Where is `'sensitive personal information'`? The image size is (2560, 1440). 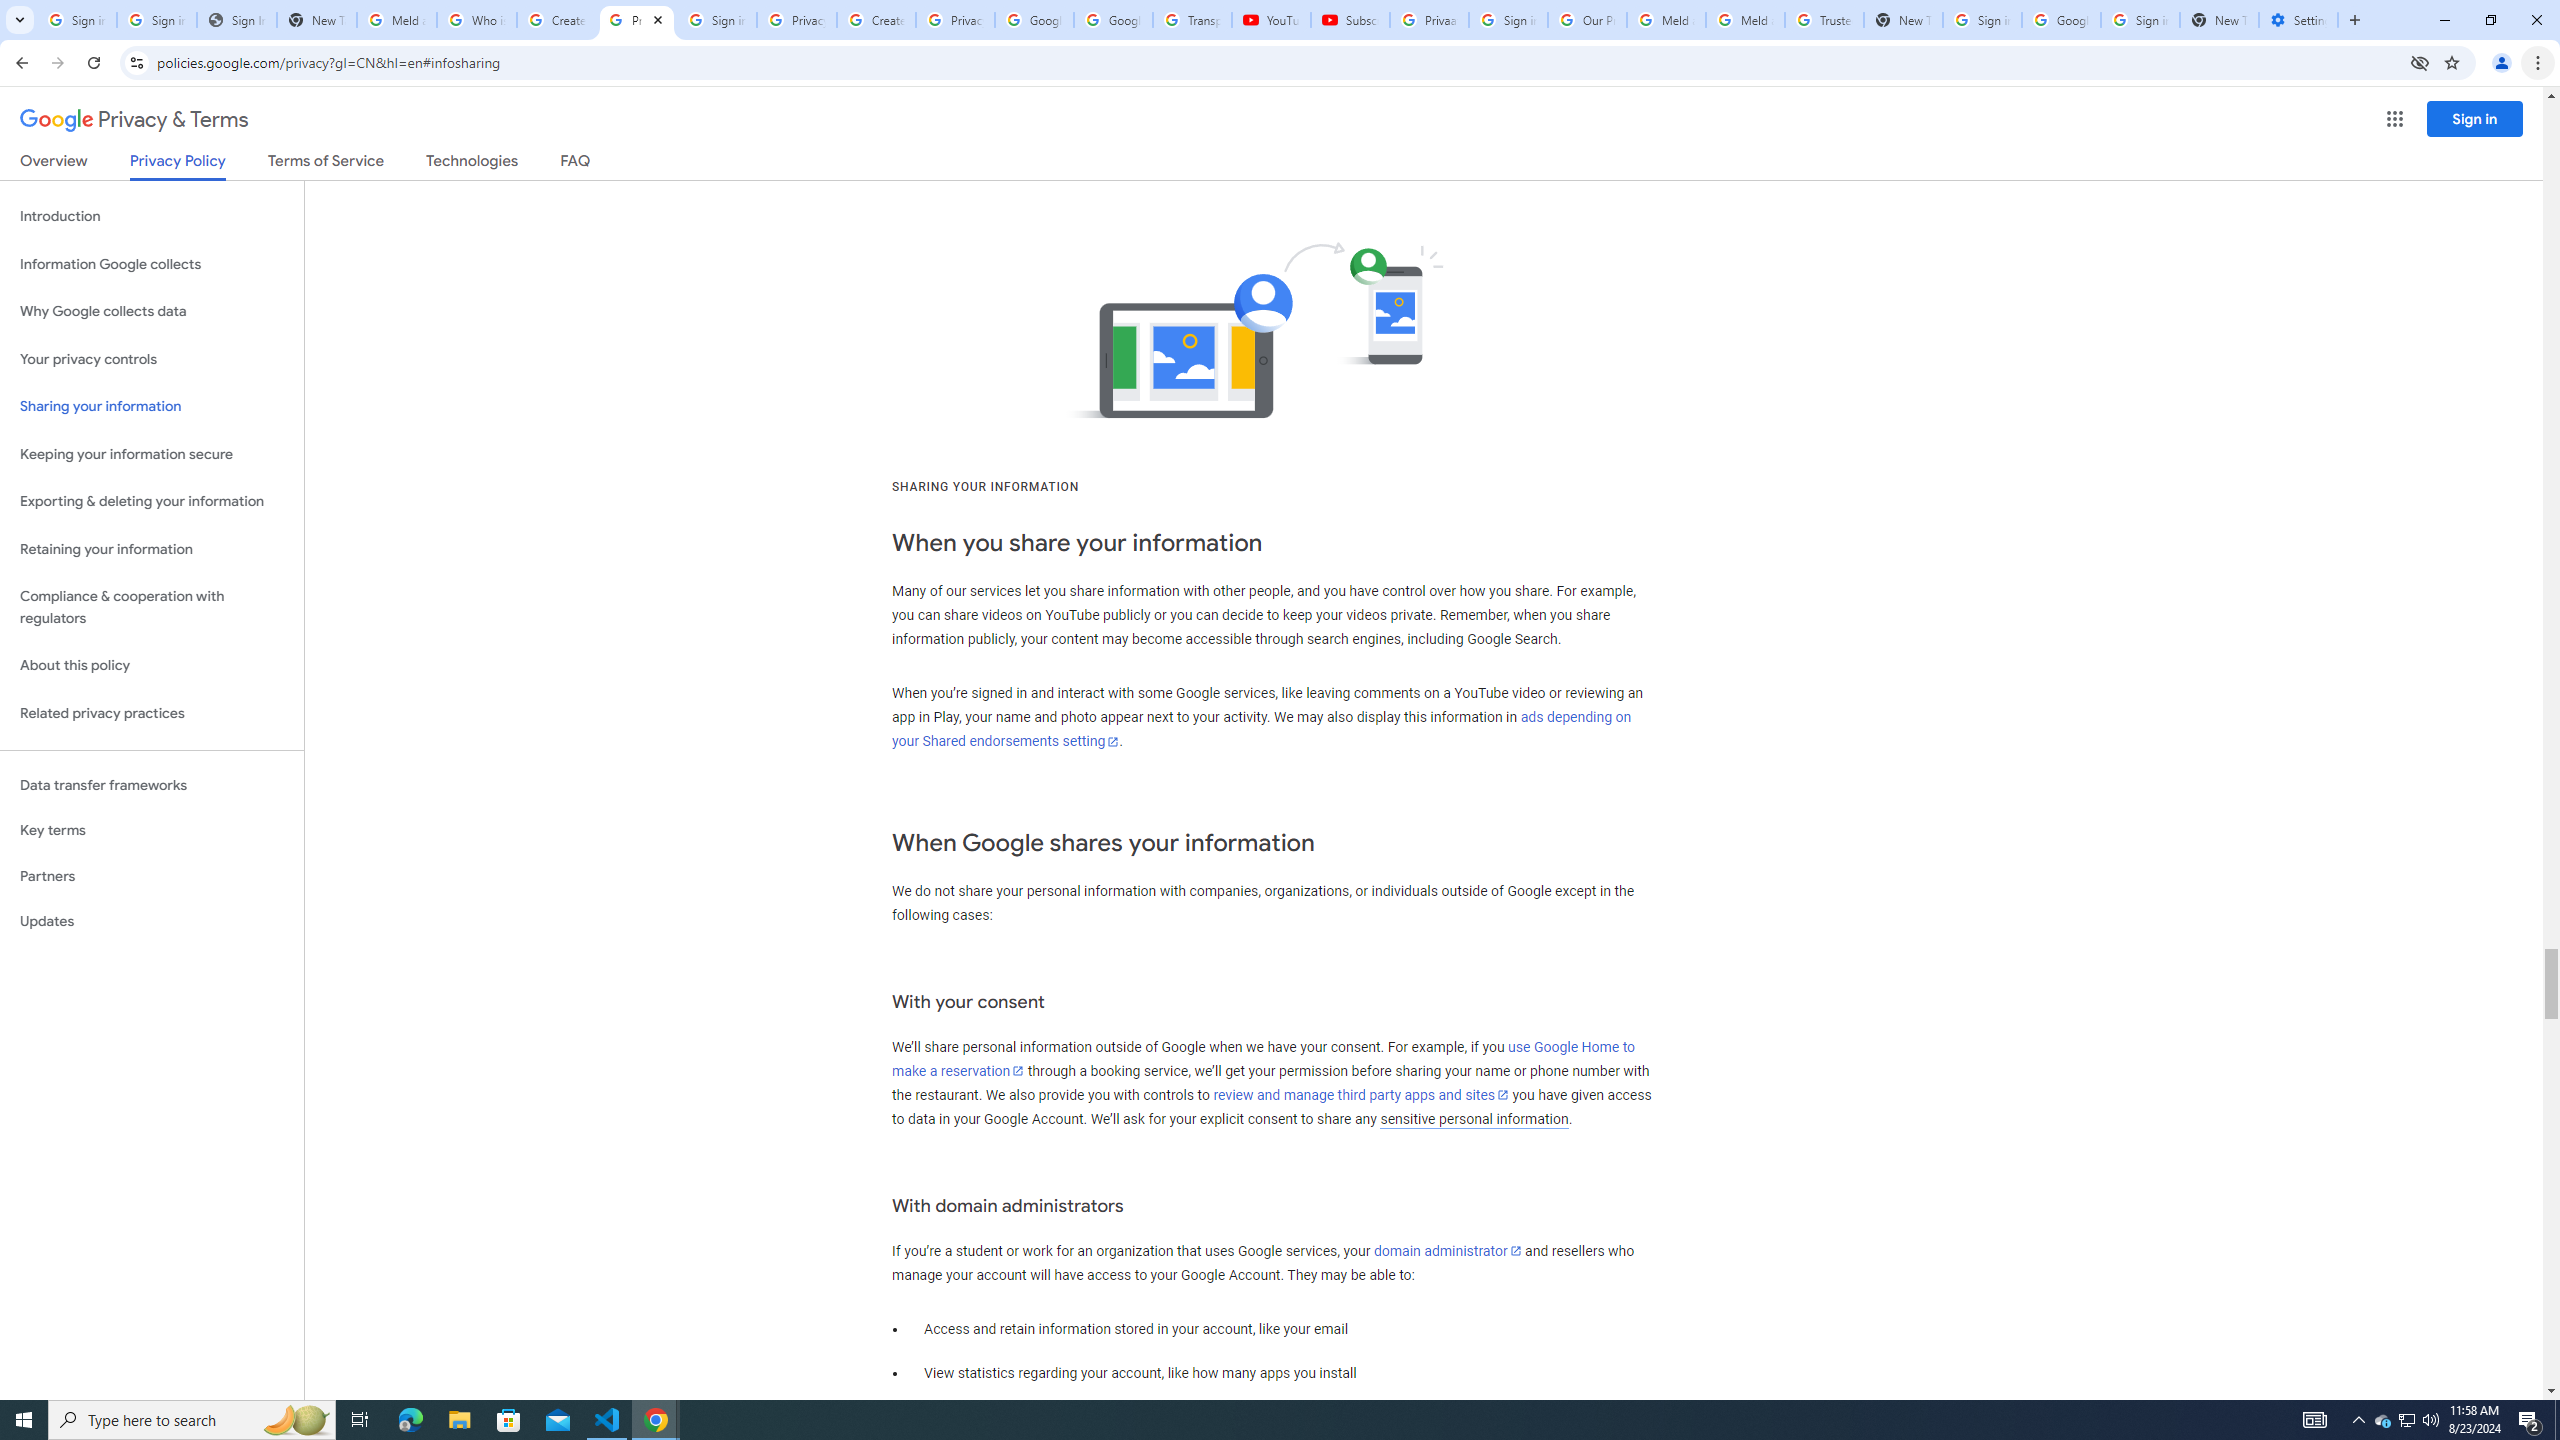 'sensitive personal information' is located at coordinates (1473, 1118).